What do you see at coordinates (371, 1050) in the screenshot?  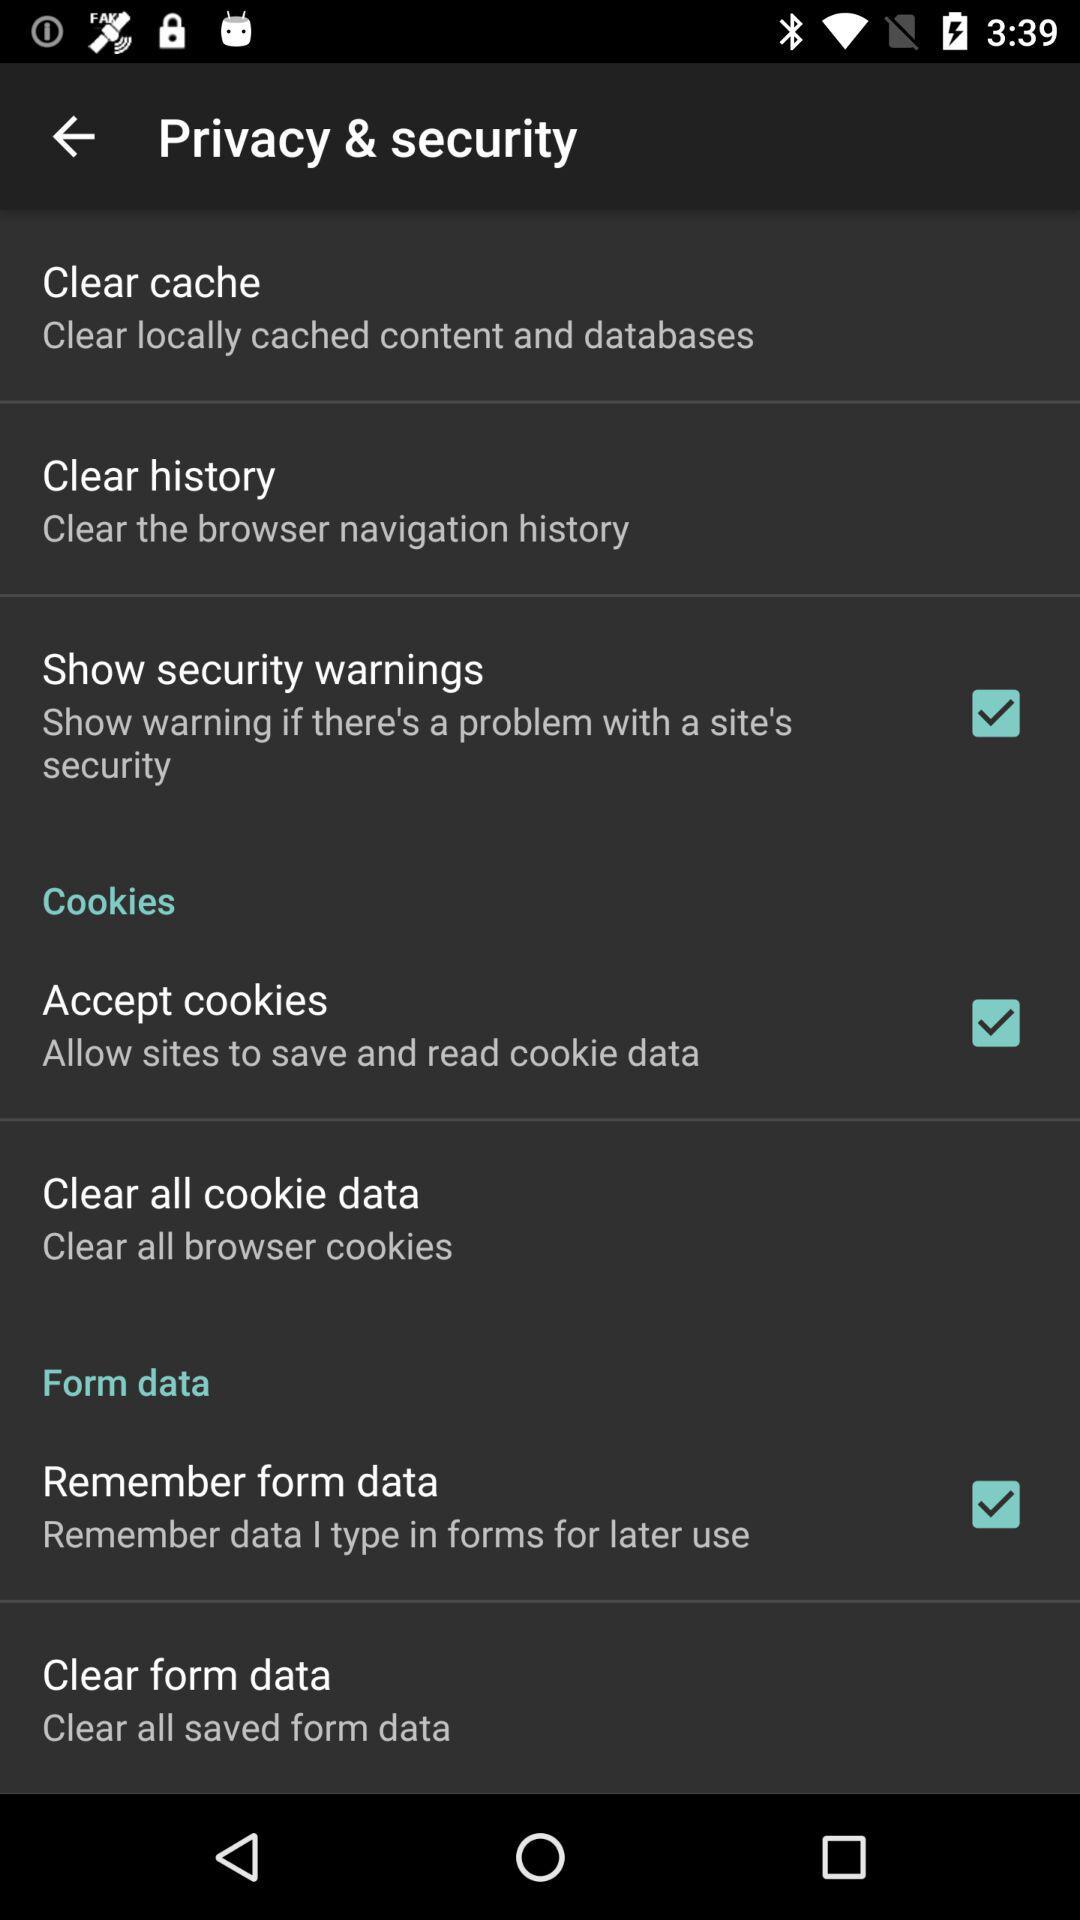 I see `the icon above the clear all cookie` at bounding box center [371, 1050].